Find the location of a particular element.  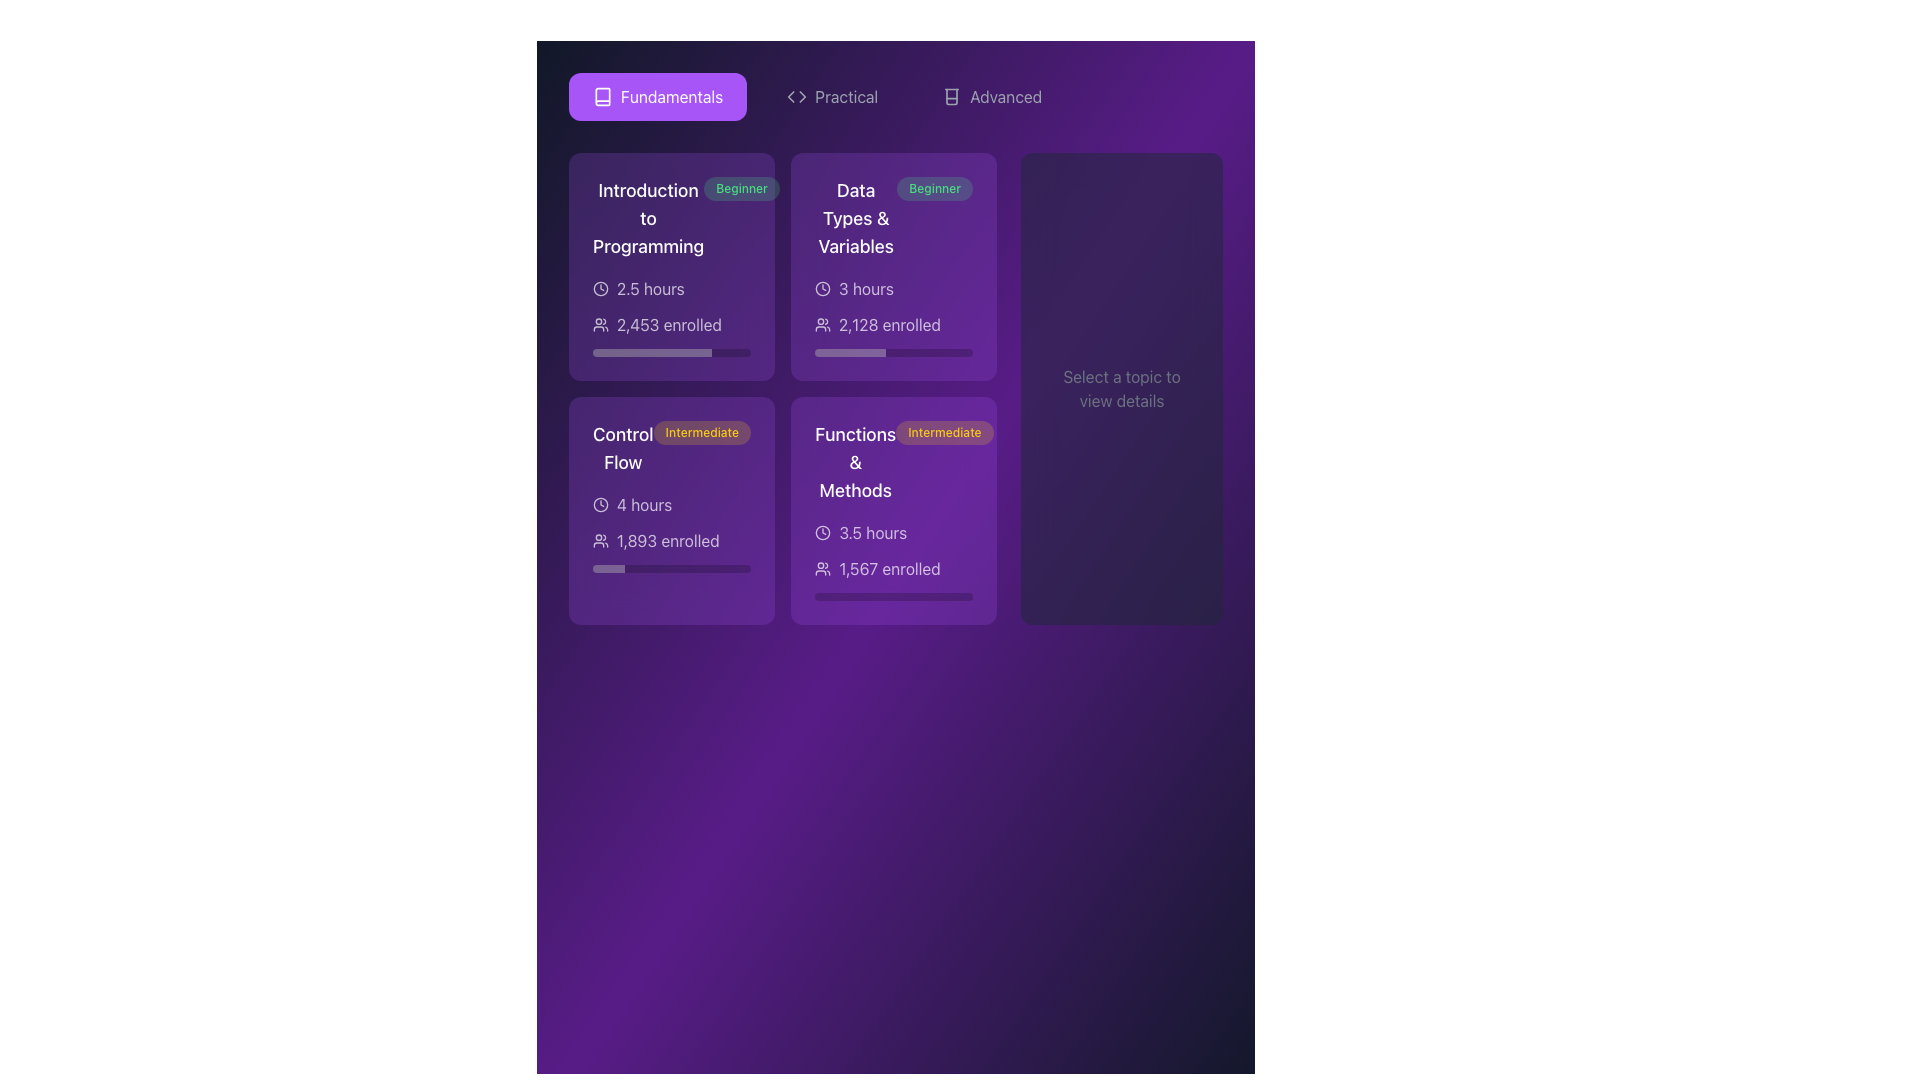

the leftward arrow icon in the top-right of the interface is located at coordinates (790, 96).